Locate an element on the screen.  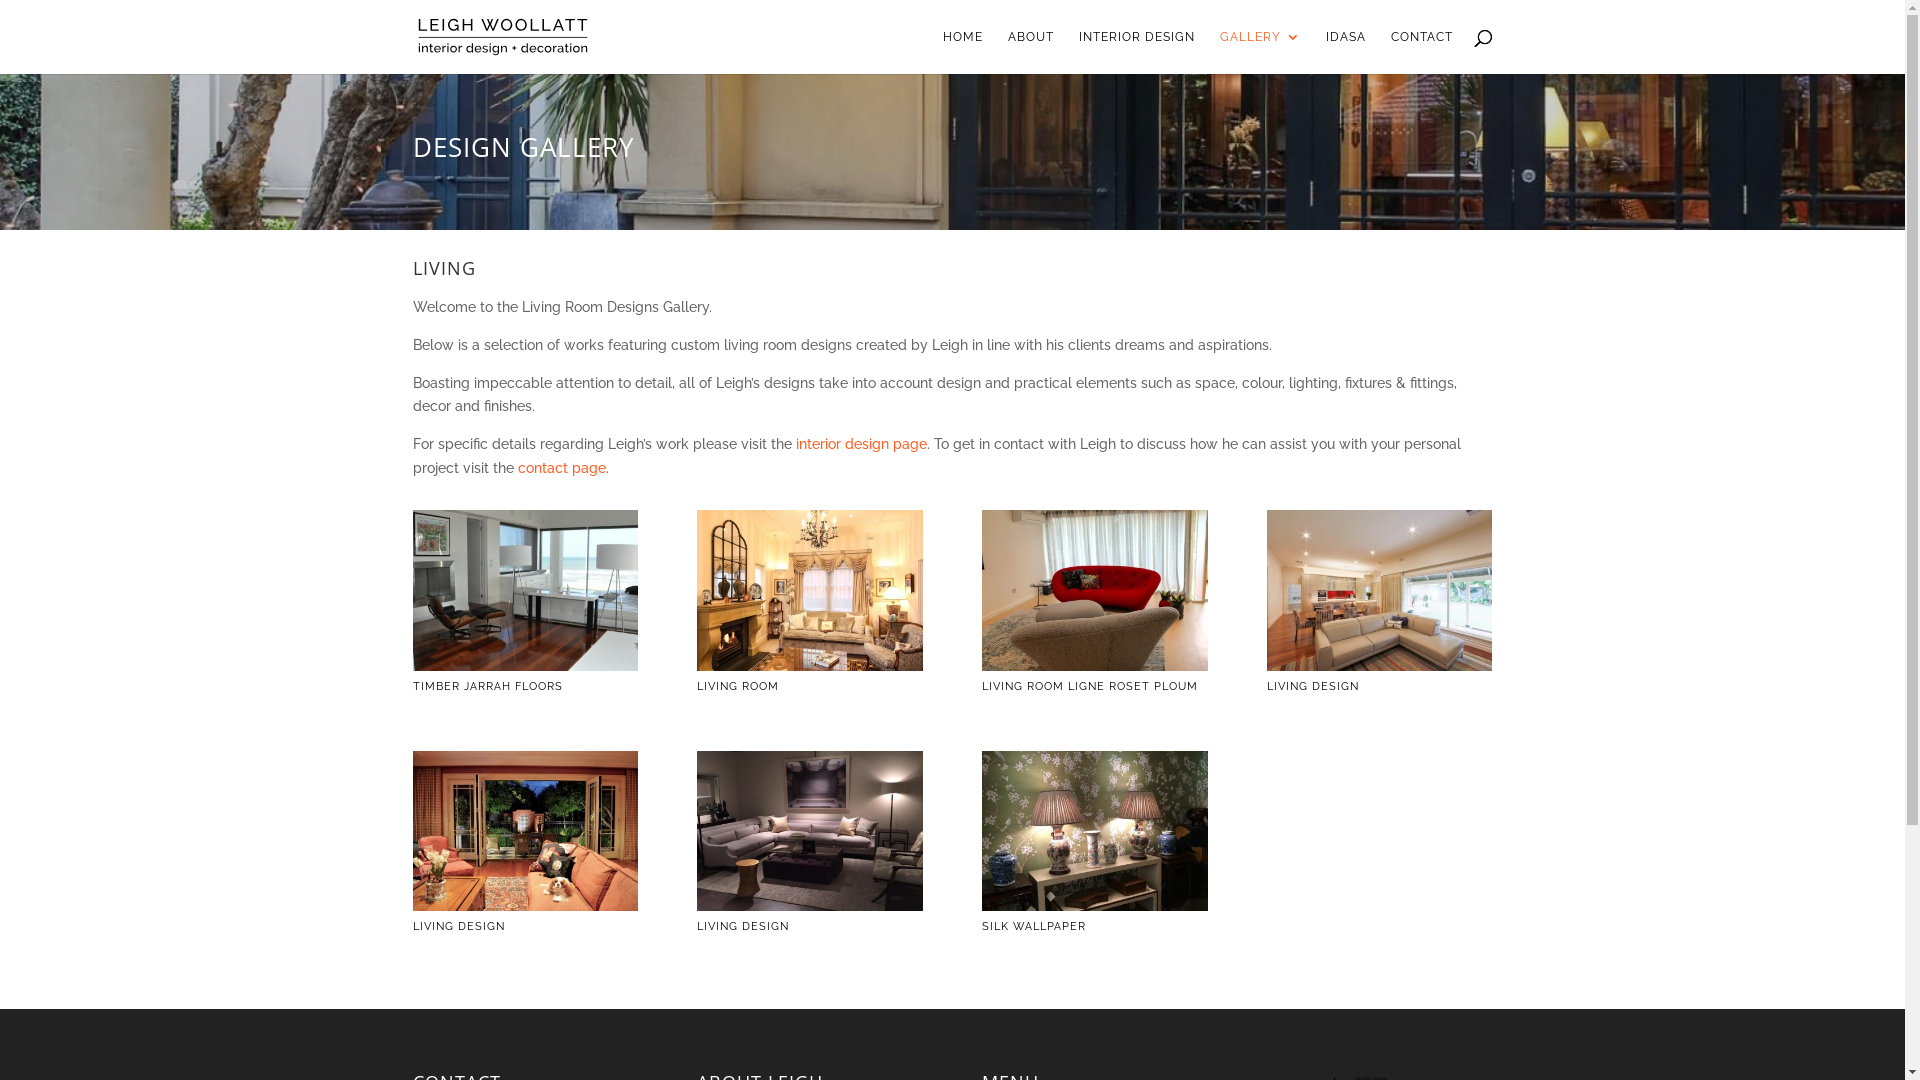
'interior design page' is located at coordinates (861, 442).